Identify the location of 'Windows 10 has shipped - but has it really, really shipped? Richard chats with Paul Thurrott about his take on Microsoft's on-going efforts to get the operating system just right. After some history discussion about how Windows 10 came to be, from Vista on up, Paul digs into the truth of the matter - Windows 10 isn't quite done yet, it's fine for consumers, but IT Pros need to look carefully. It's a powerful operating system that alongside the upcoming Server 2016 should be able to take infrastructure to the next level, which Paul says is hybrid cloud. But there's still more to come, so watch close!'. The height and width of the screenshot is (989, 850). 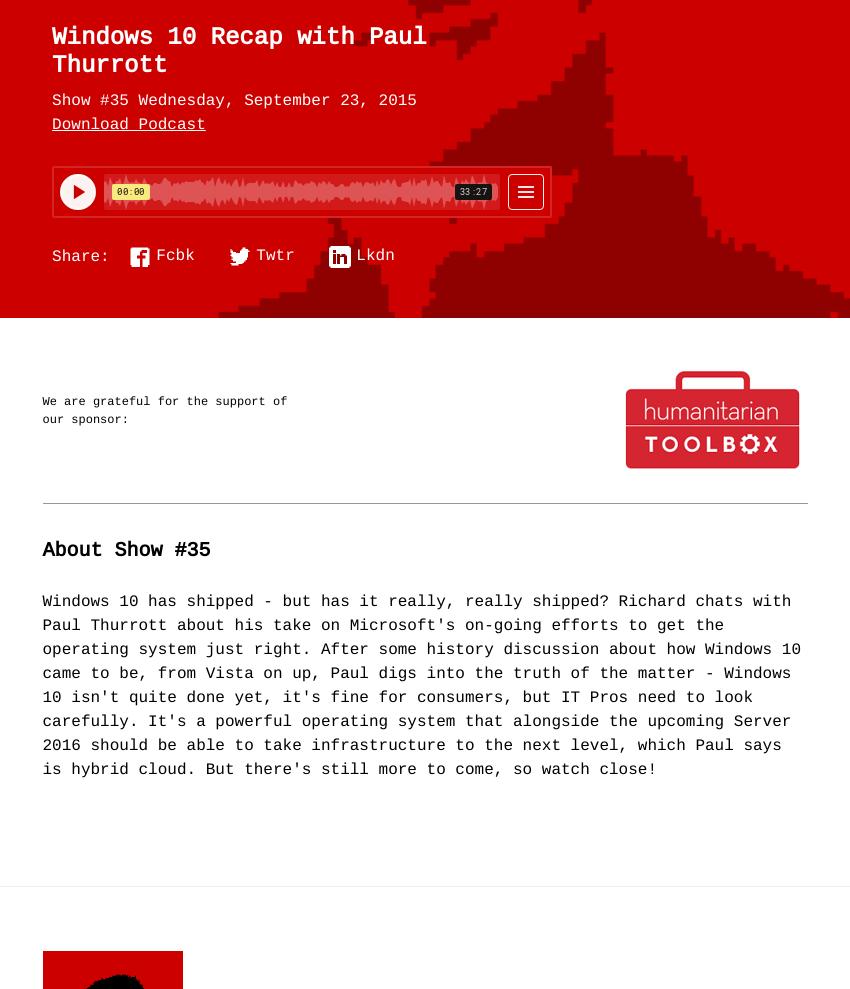
(421, 685).